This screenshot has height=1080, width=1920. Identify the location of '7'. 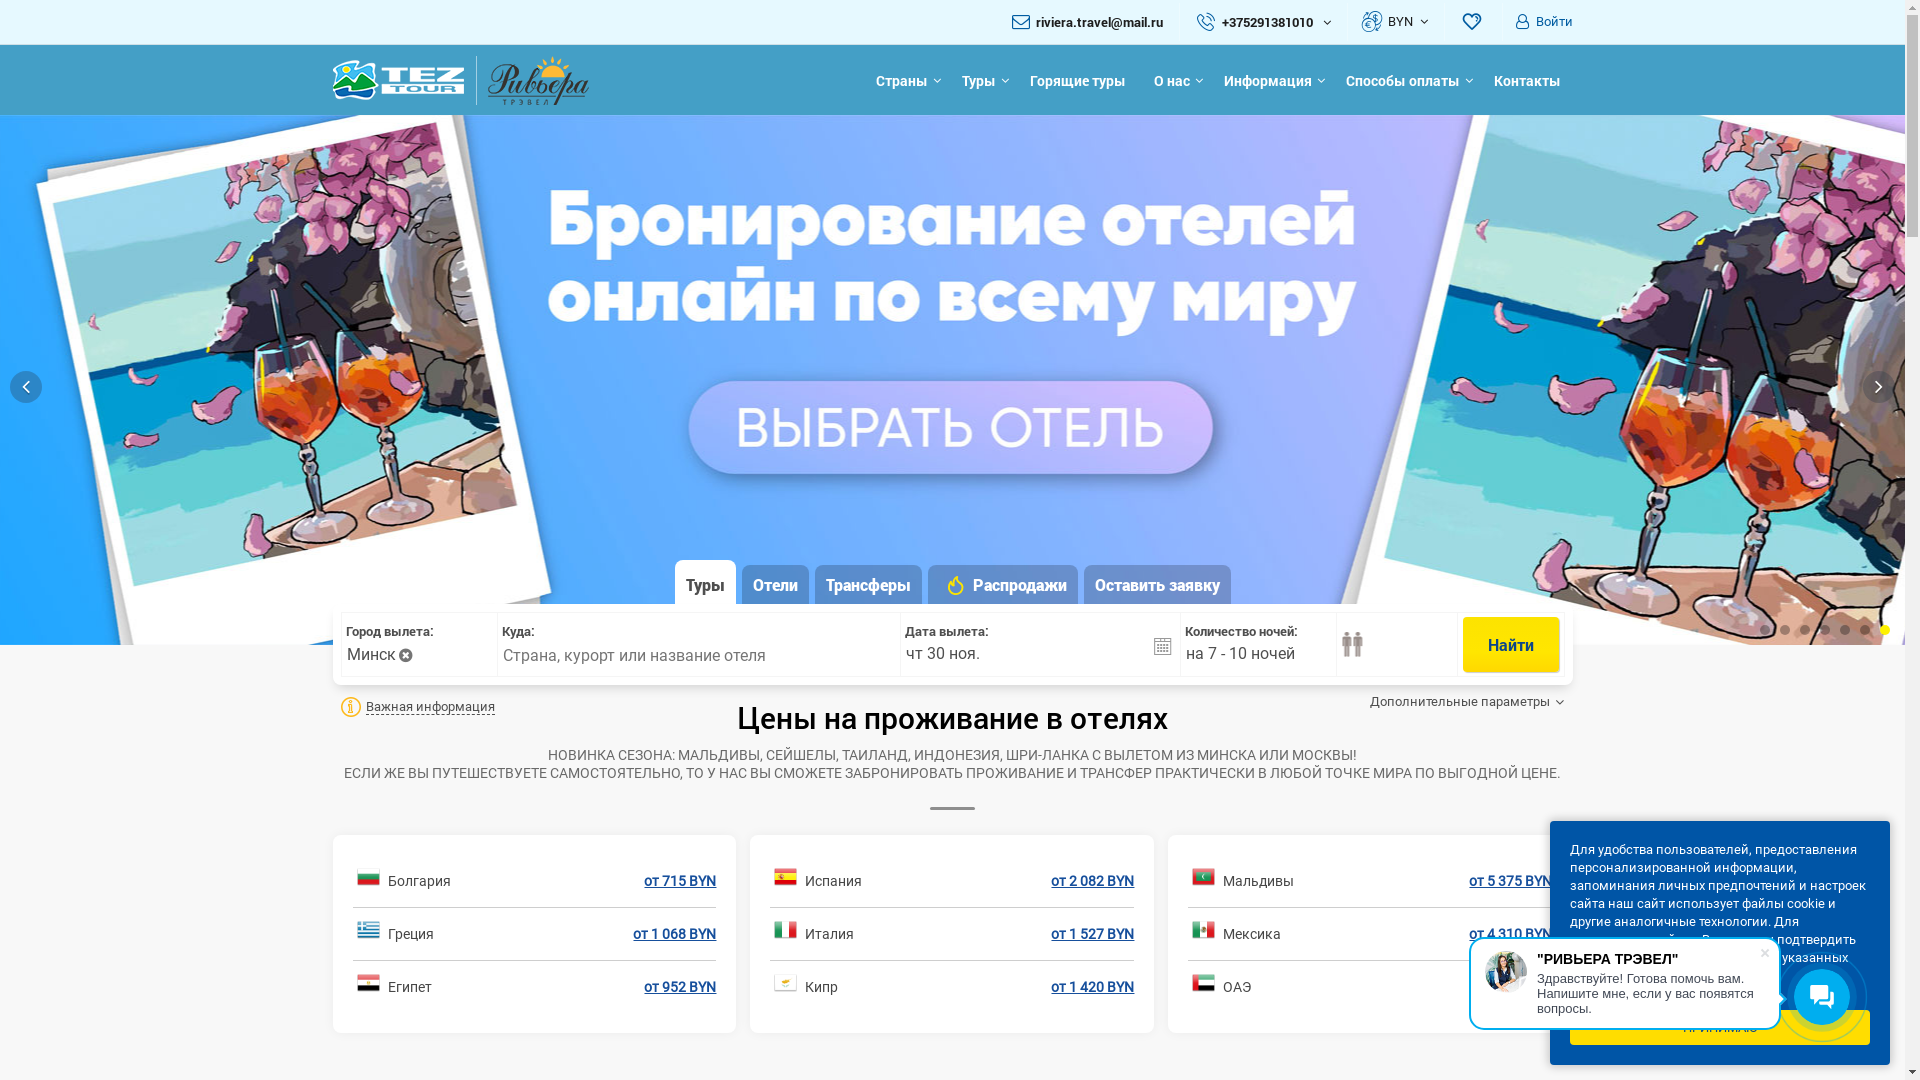
(1884, 628).